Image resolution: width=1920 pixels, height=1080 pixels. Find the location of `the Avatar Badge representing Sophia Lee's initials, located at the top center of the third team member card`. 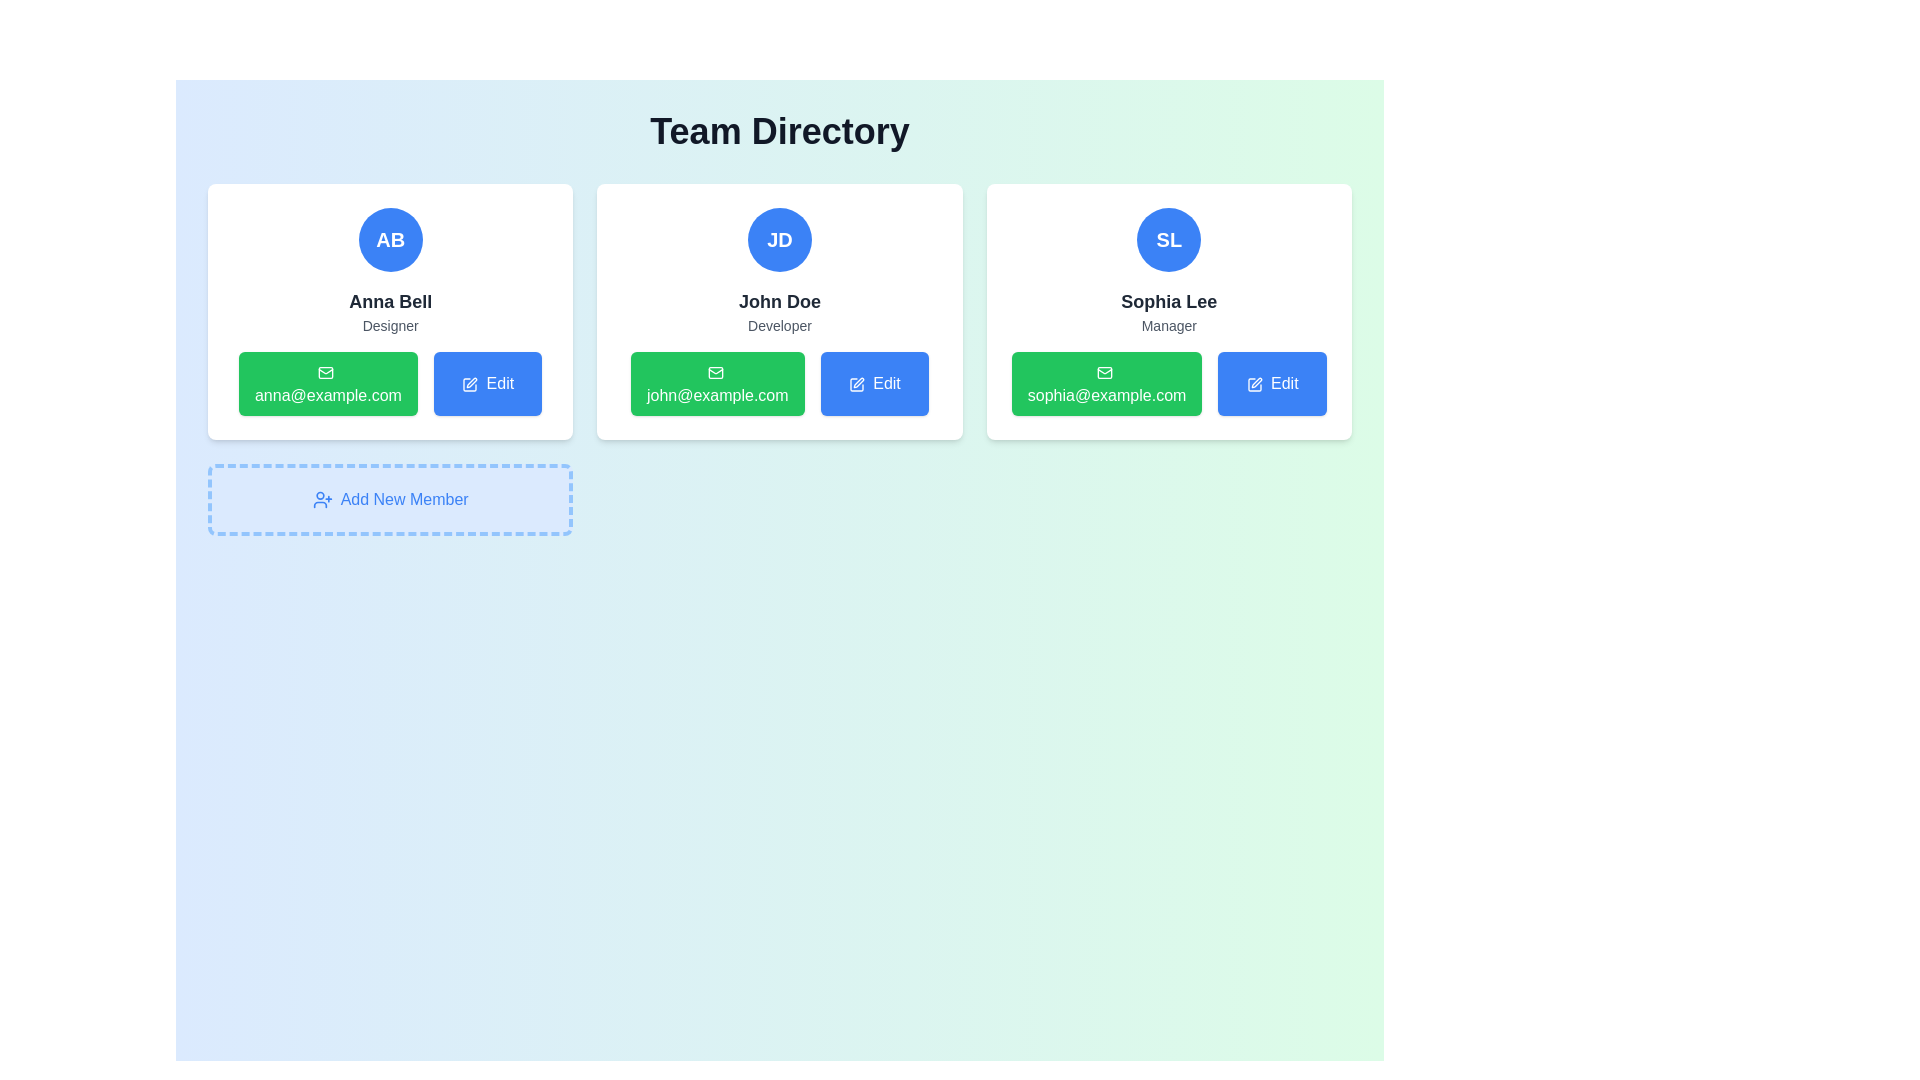

the Avatar Badge representing Sophia Lee's initials, located at the top center of the third team member card is located at coordinates (1169, 238).